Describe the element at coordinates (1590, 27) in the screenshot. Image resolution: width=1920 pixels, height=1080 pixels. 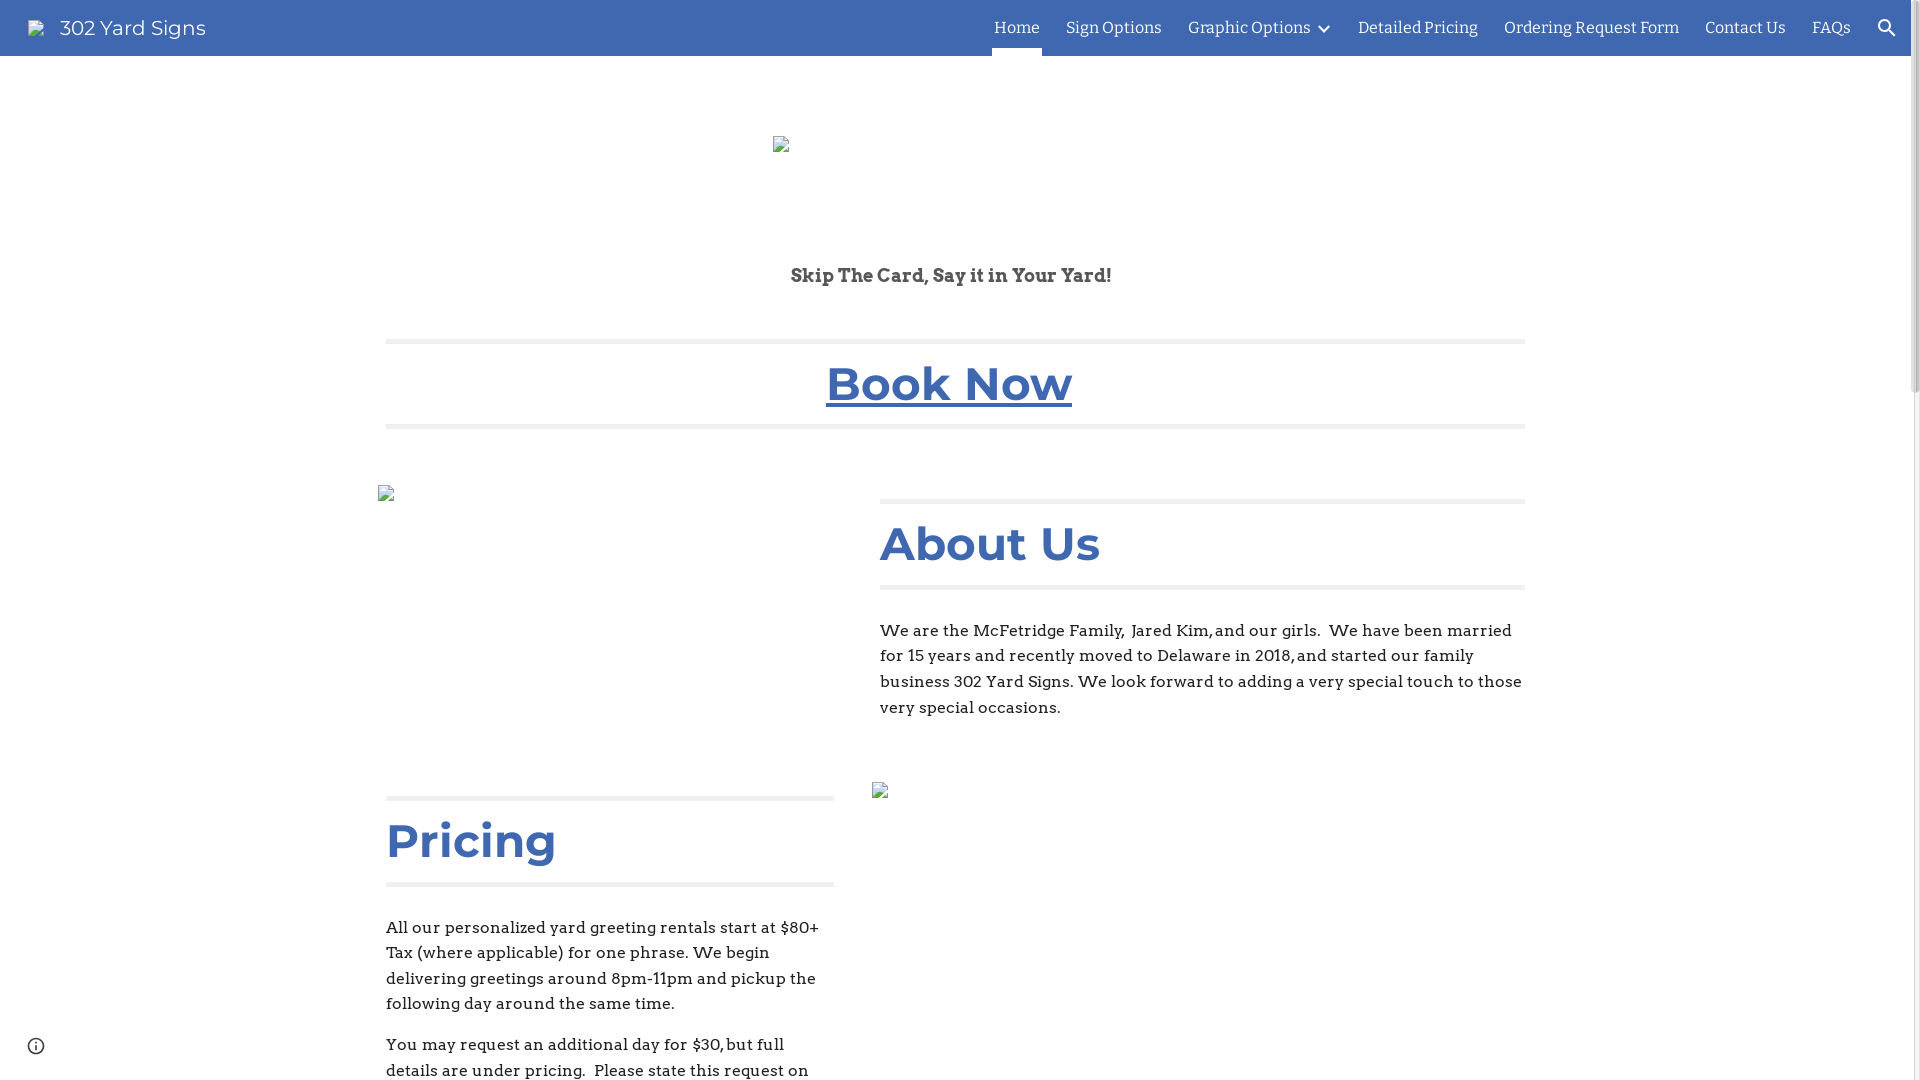
I see `'Ordering Request Form'` at that location.